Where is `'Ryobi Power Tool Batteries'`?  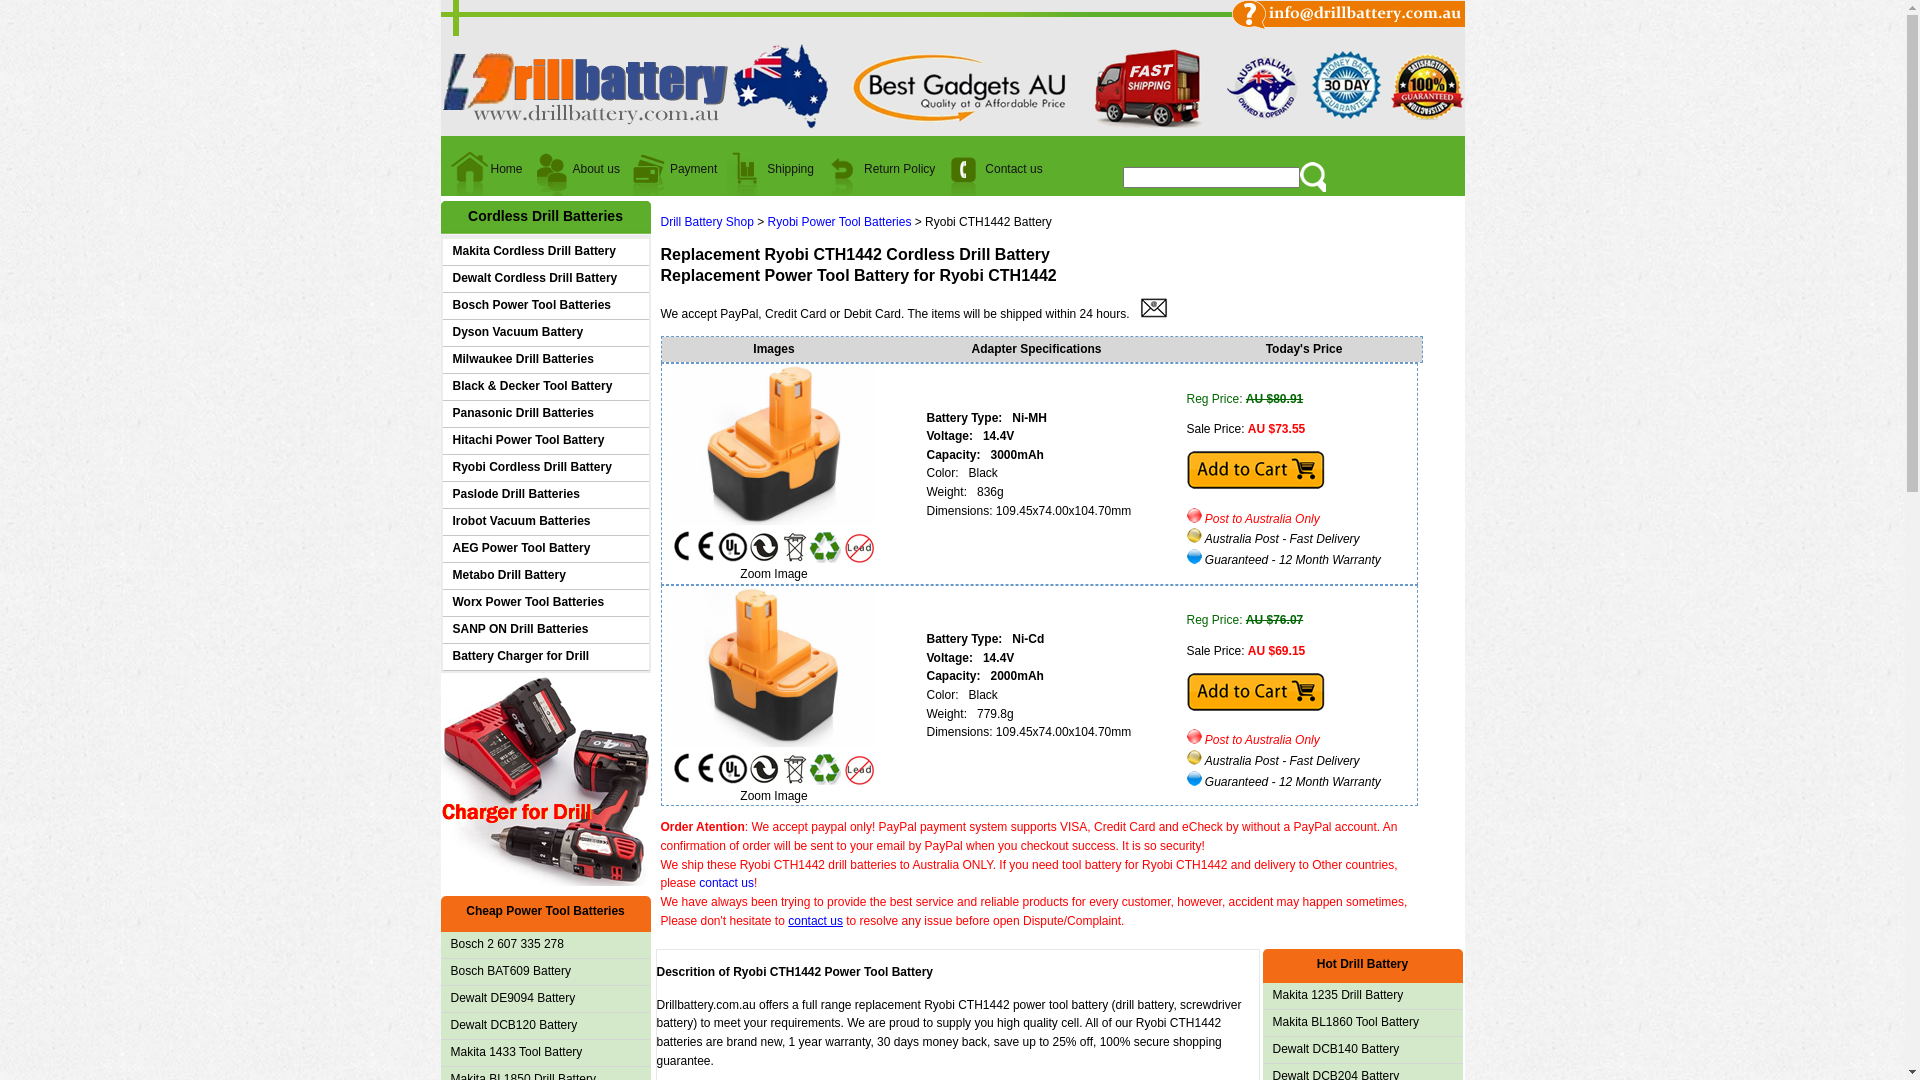
'Ryobi Power Tool Batteries' is located at coordinates (840, 222).